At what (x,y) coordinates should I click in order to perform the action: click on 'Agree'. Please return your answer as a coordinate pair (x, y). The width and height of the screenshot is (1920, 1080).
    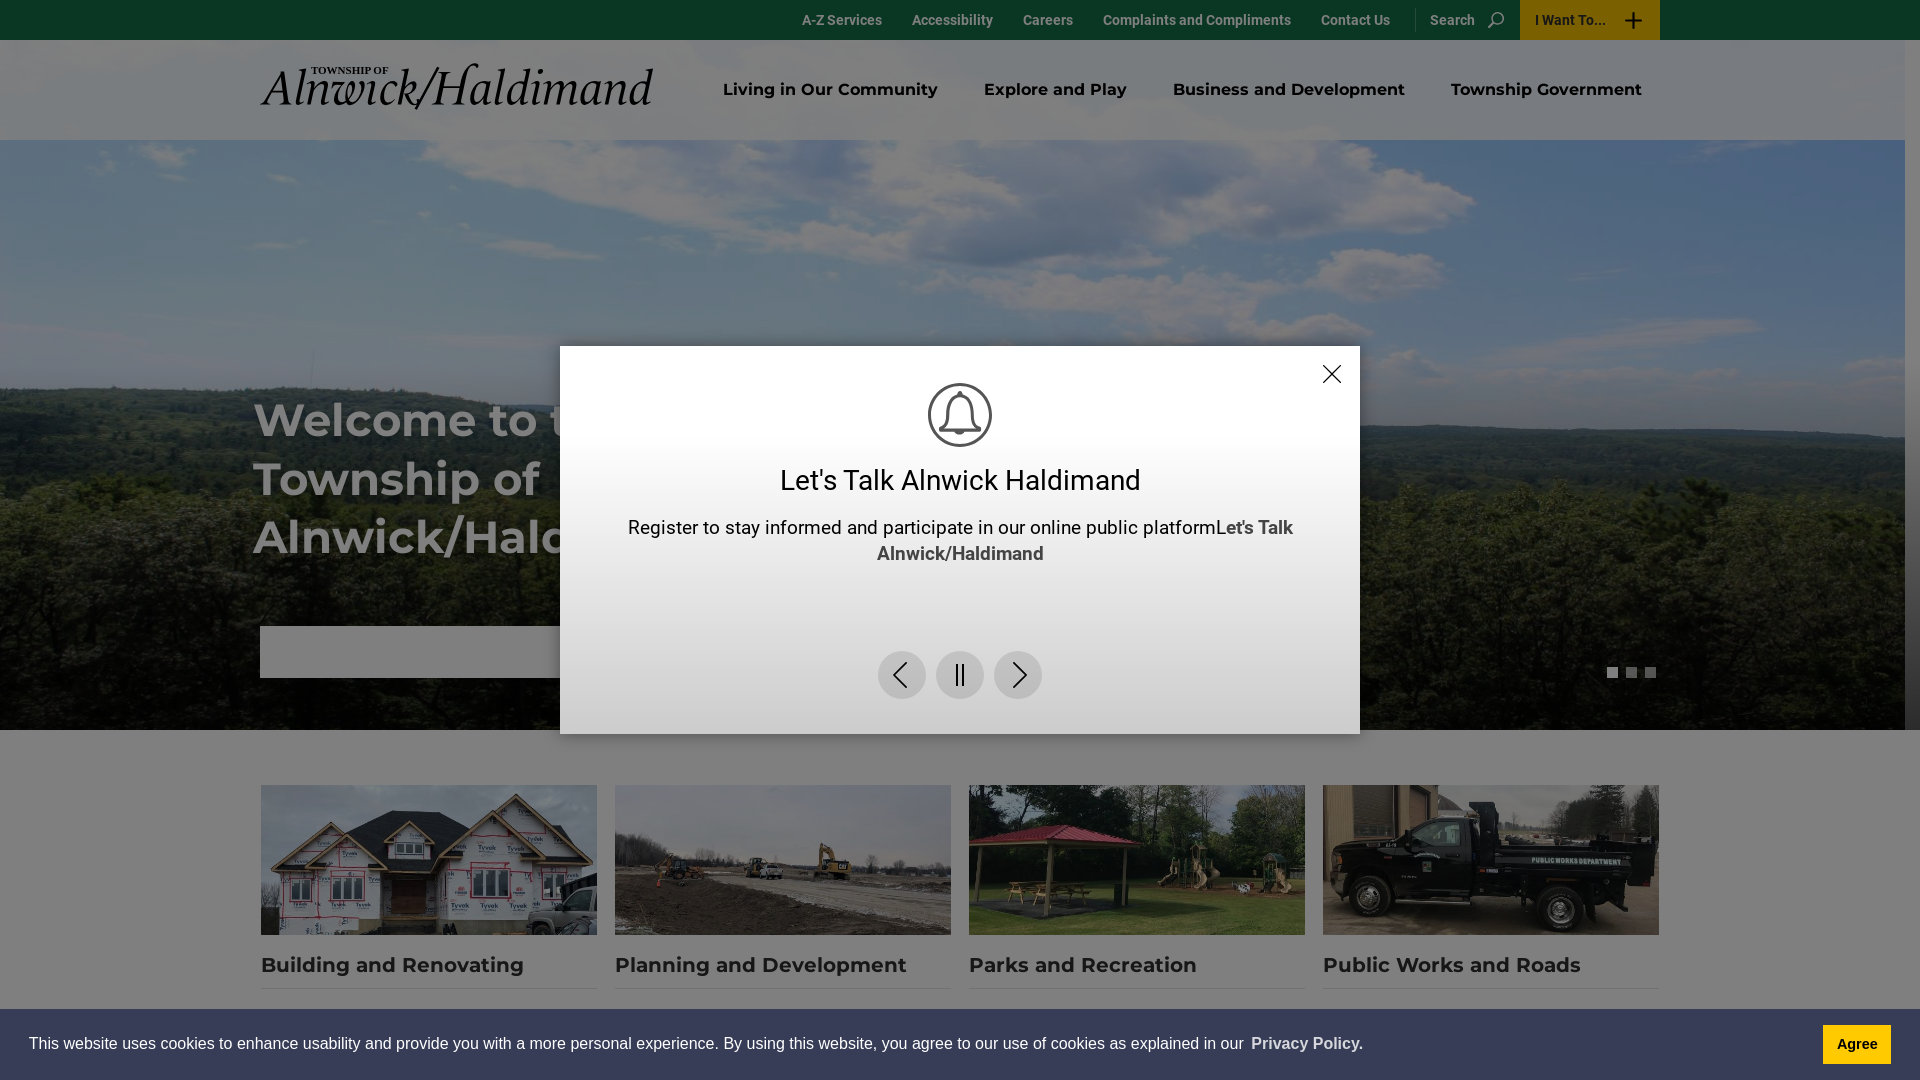
    Looking at the image, I should click on (1856, 1043).